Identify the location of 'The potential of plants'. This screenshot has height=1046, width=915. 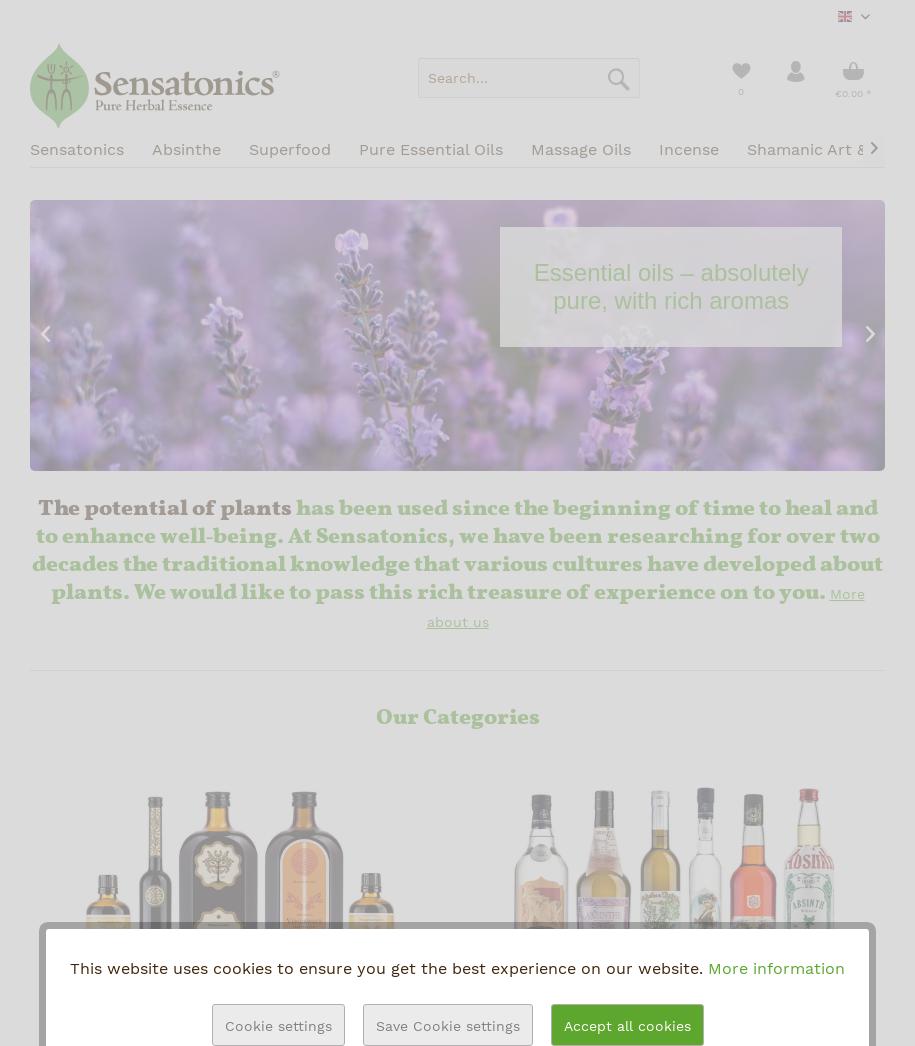
(162, 509).